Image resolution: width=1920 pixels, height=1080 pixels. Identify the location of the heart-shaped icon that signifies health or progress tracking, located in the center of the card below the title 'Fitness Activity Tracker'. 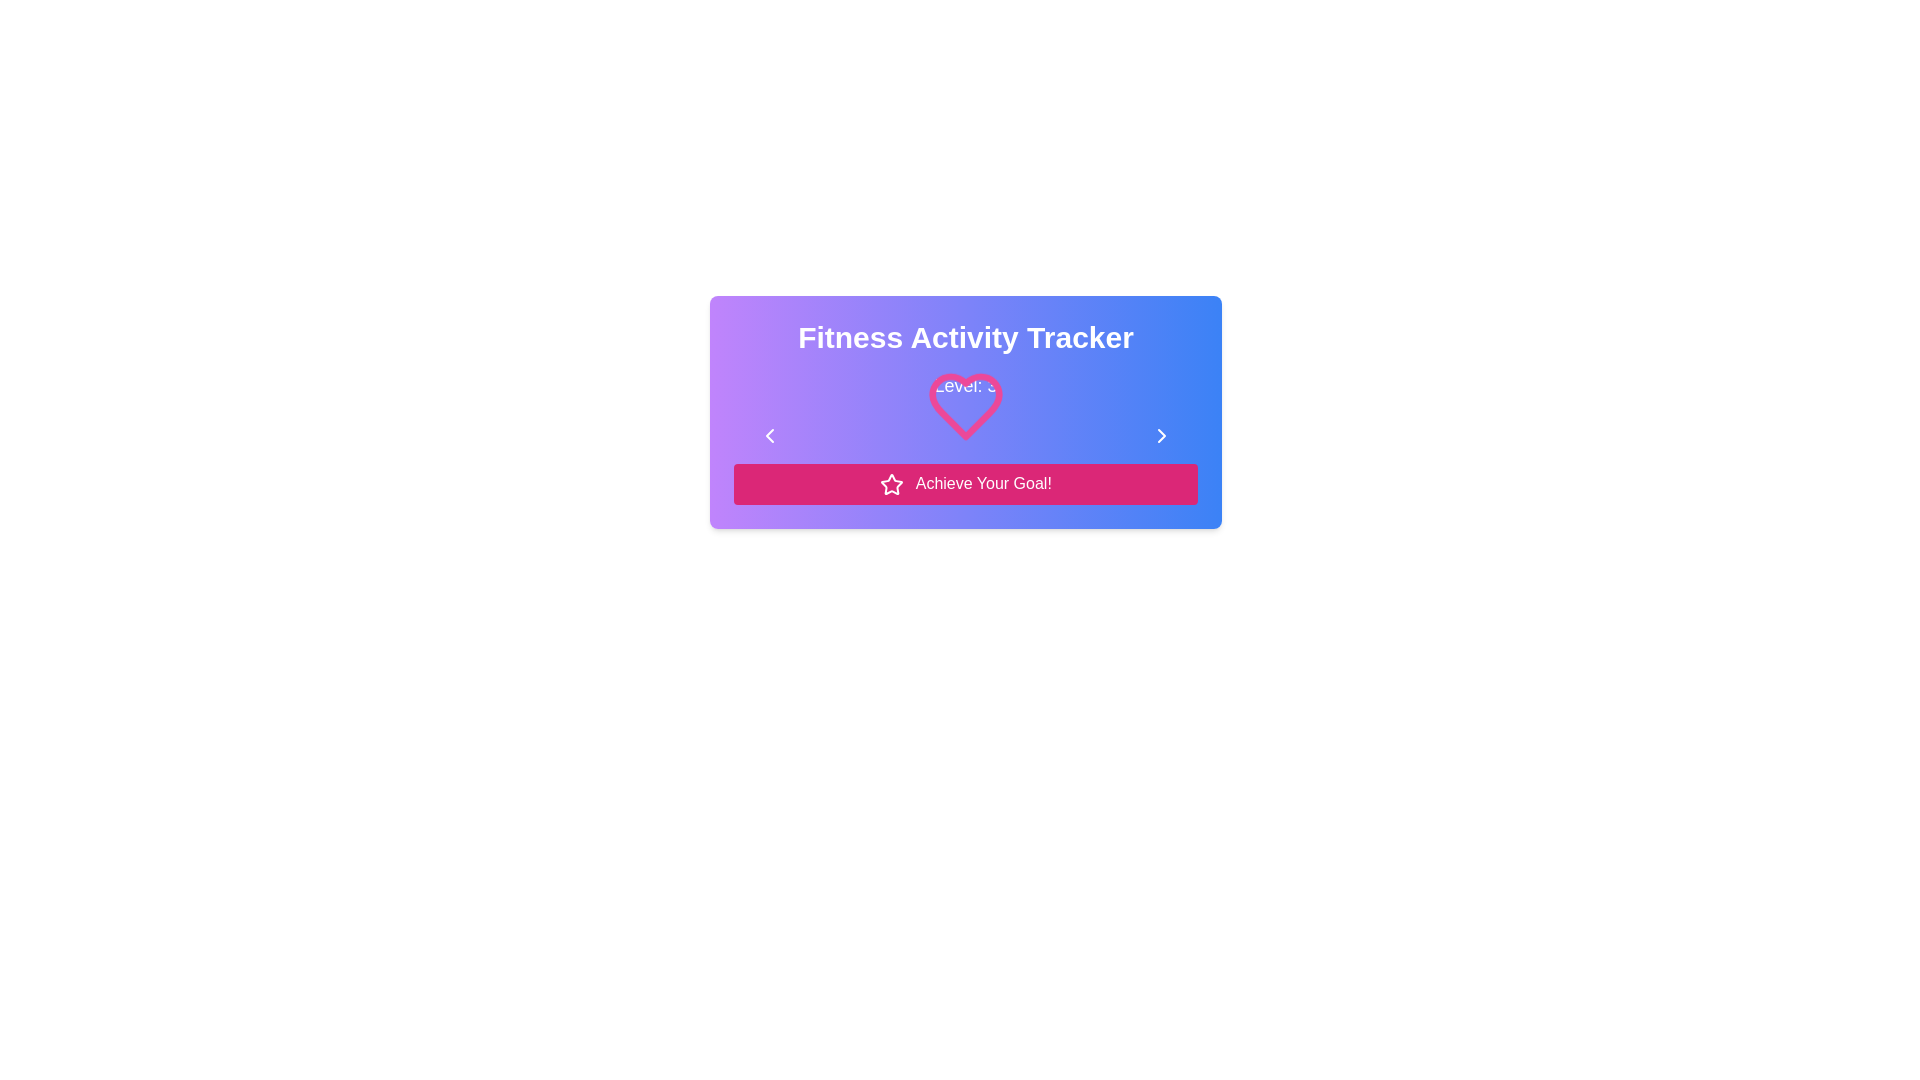
(965, 423).